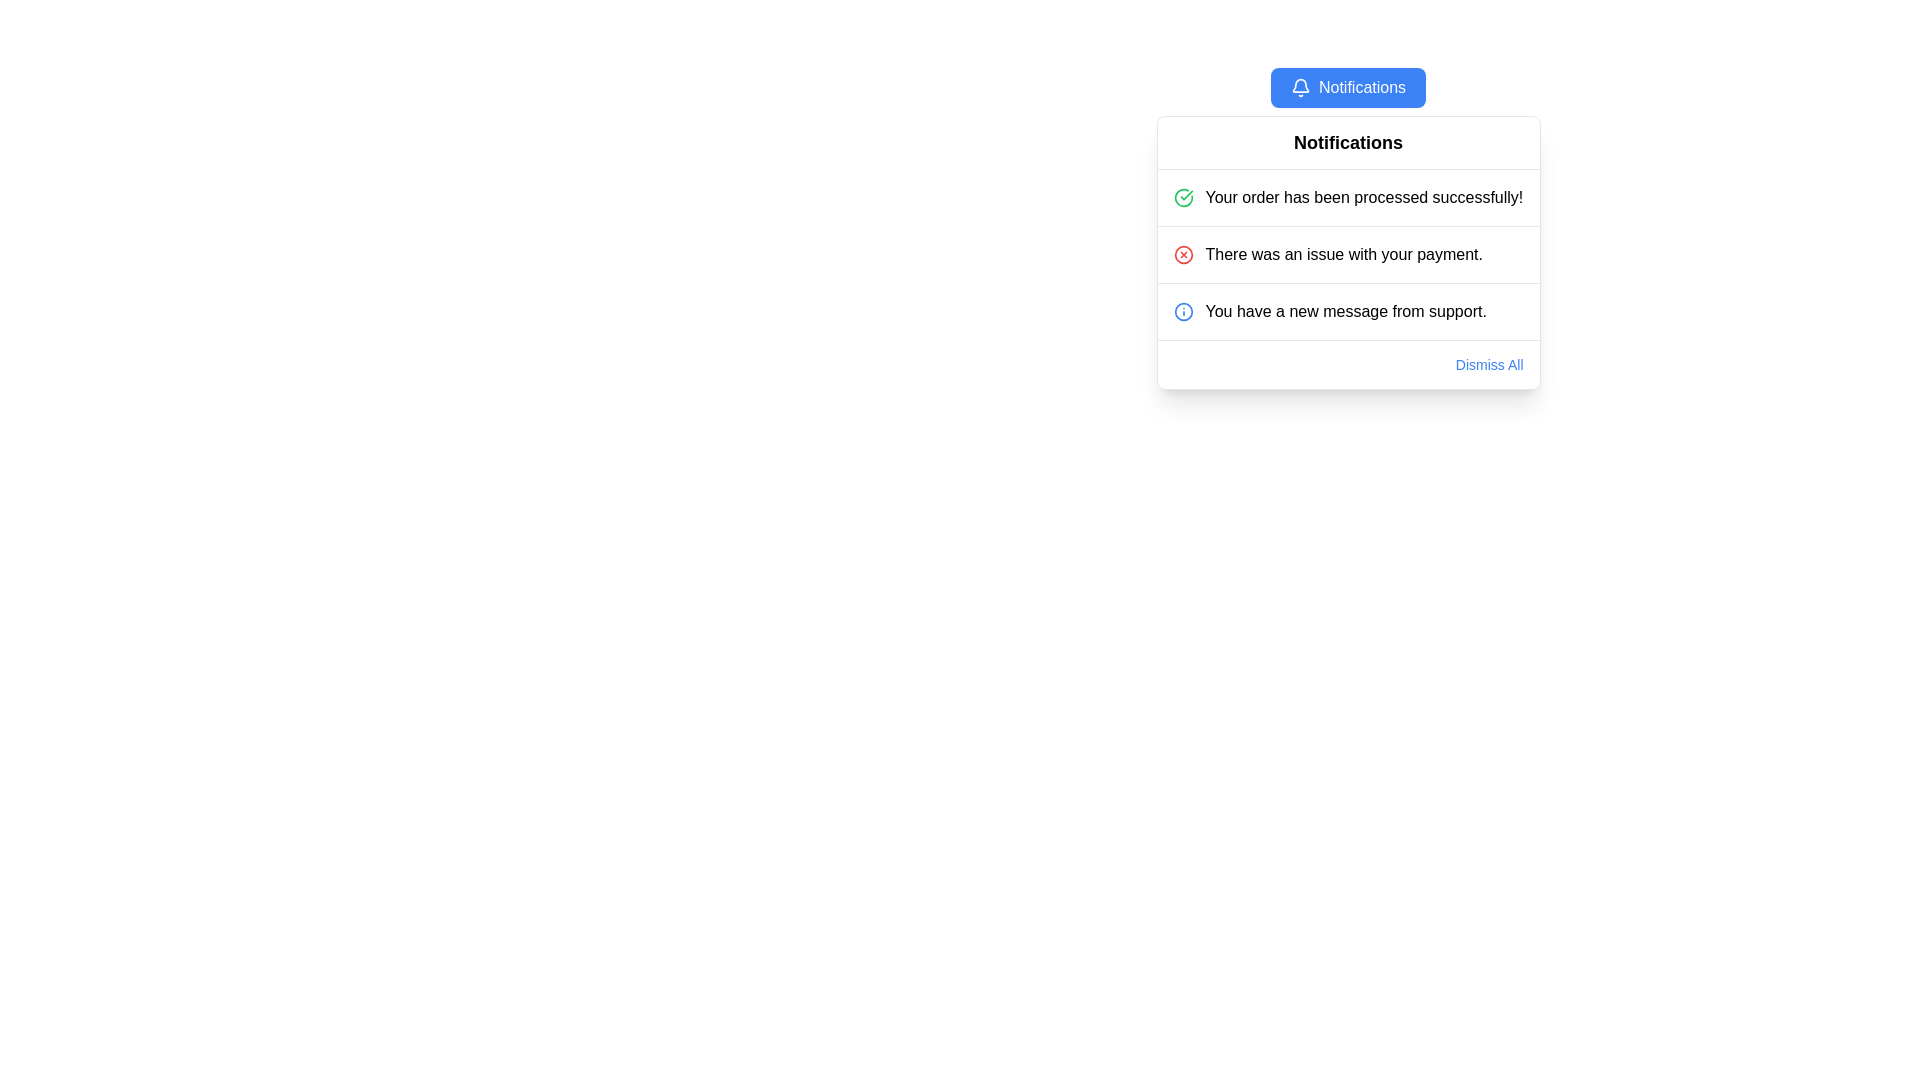 The width and height of the screenshot is (1920, 1080). I want to click on notification text displayed on the Text Label that says 'Your order has been processed successfully!' positioned at the top of the notification panel, so click(1363, 197).